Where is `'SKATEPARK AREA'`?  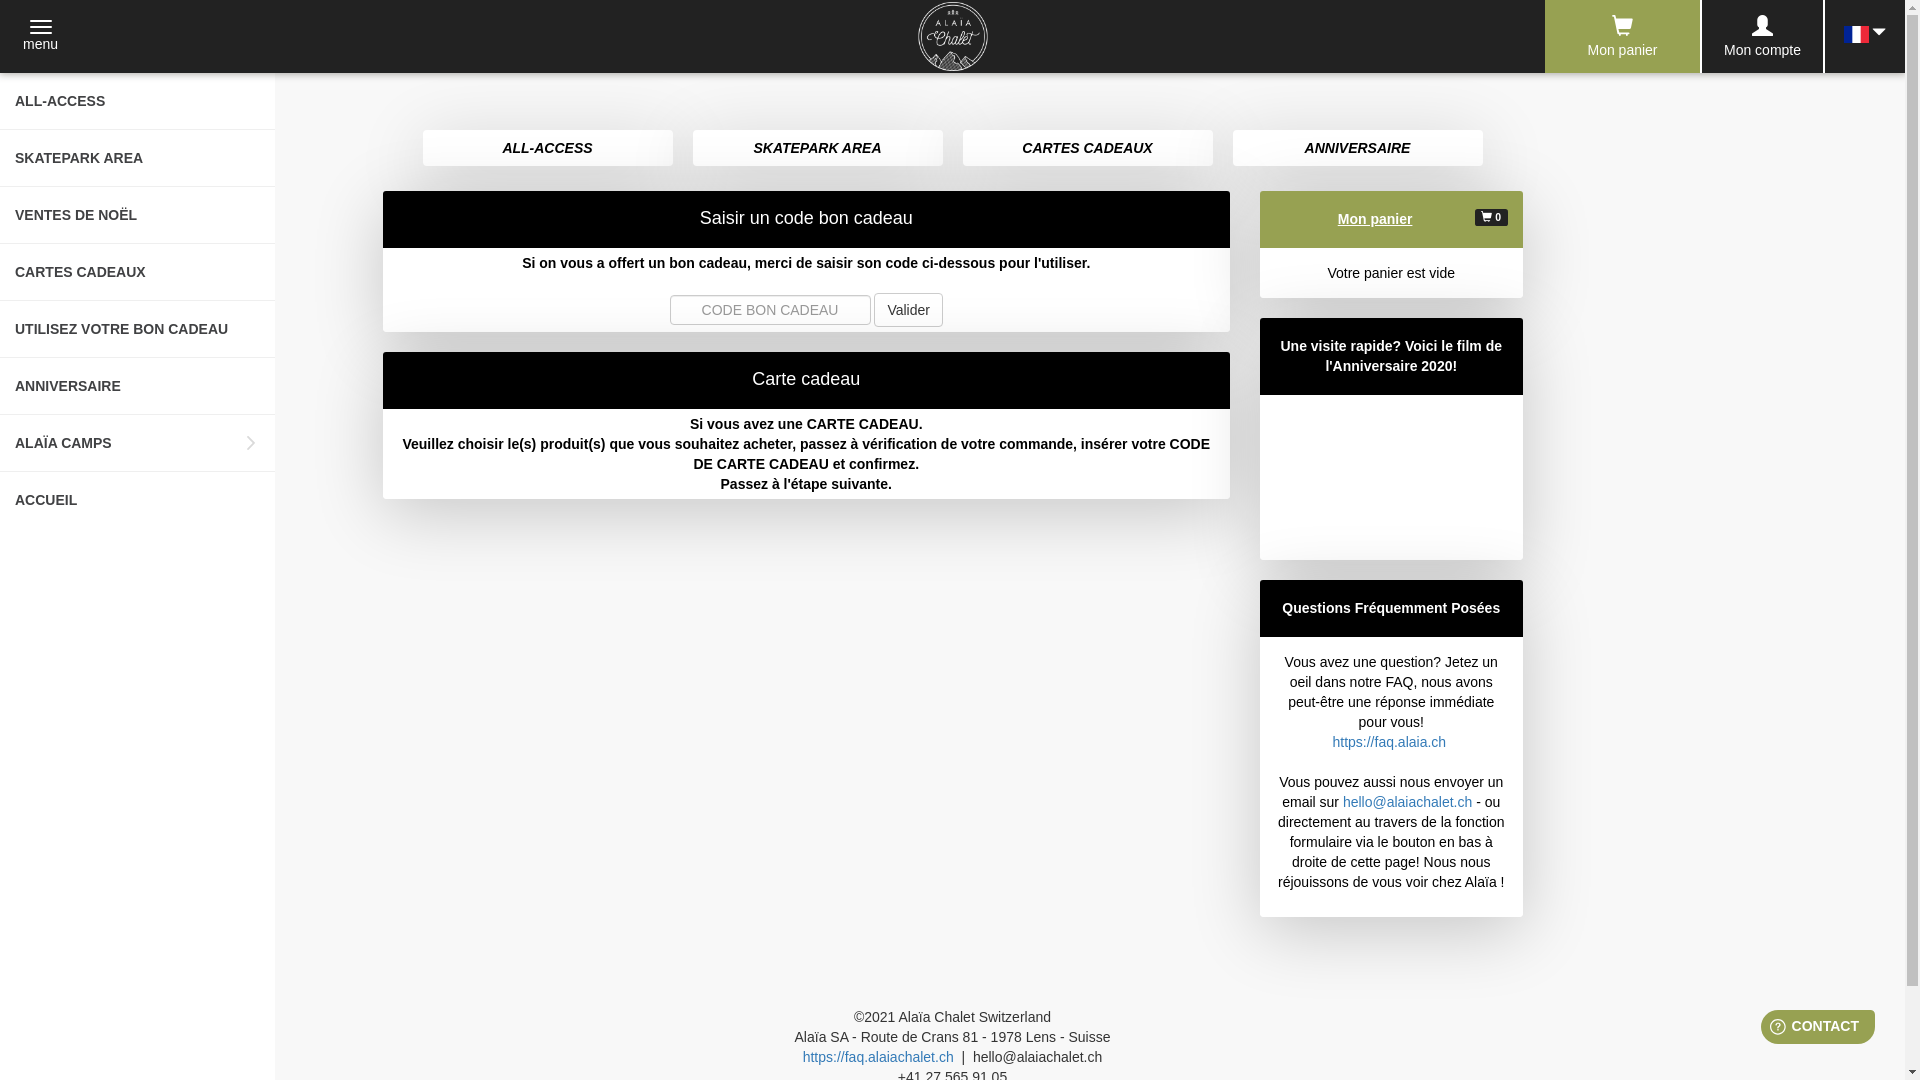
'SKATEPARK AREA' is located at coordinates (816, 146).